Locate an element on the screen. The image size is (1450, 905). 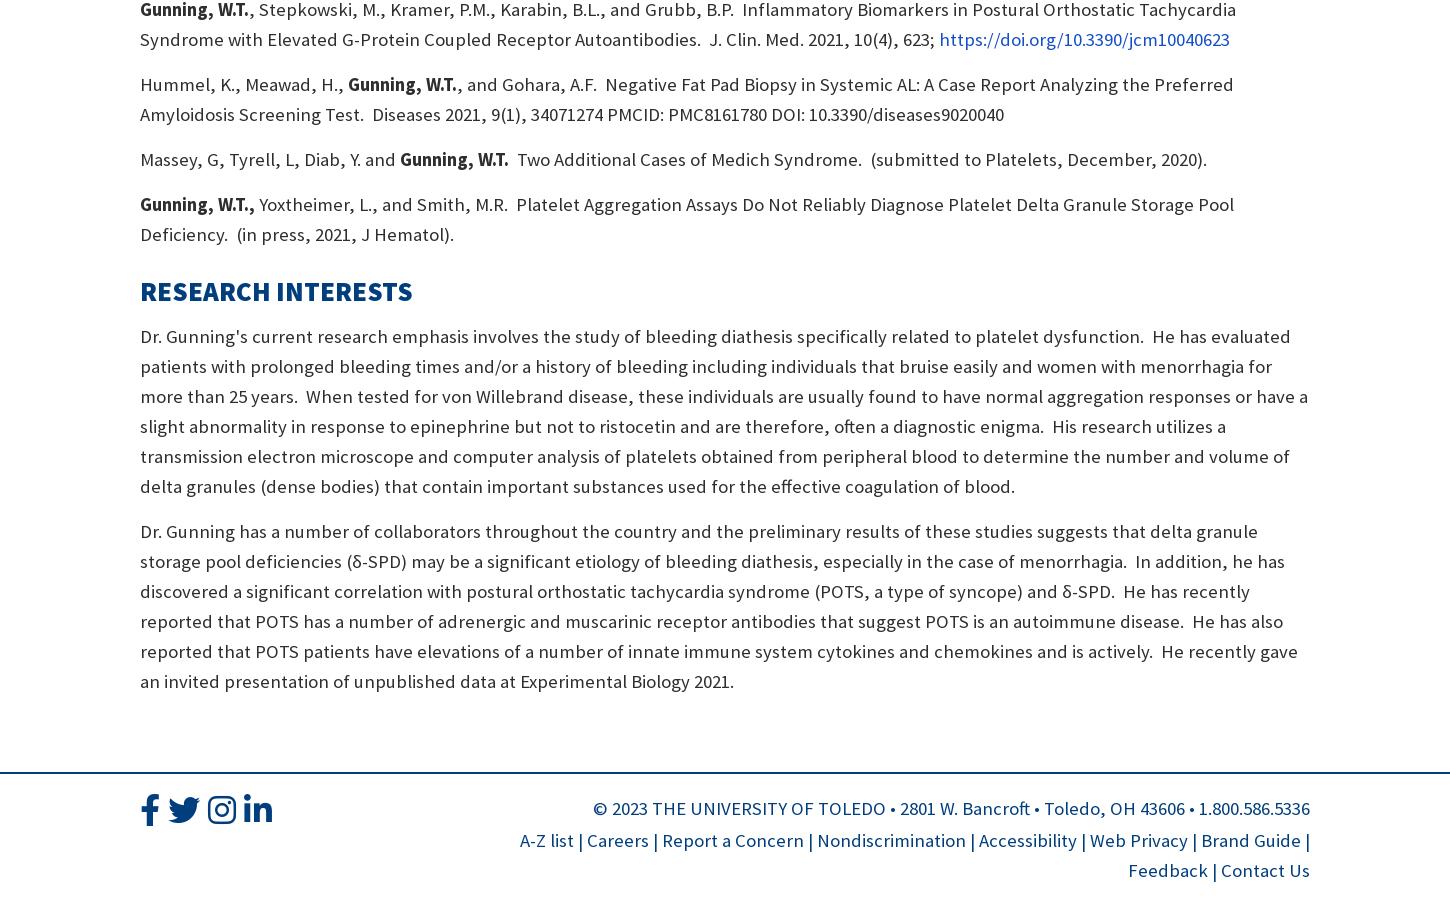
'Yoxtheimer, L., and Smith, M.R.  Platelet Aggregation Assays Do Not Reliably Diagnose
                  Platelet Delta Granule Storage Pool Deficiency.  (in press, 2021, J Hematol).' is located at coordinates (686, 218).